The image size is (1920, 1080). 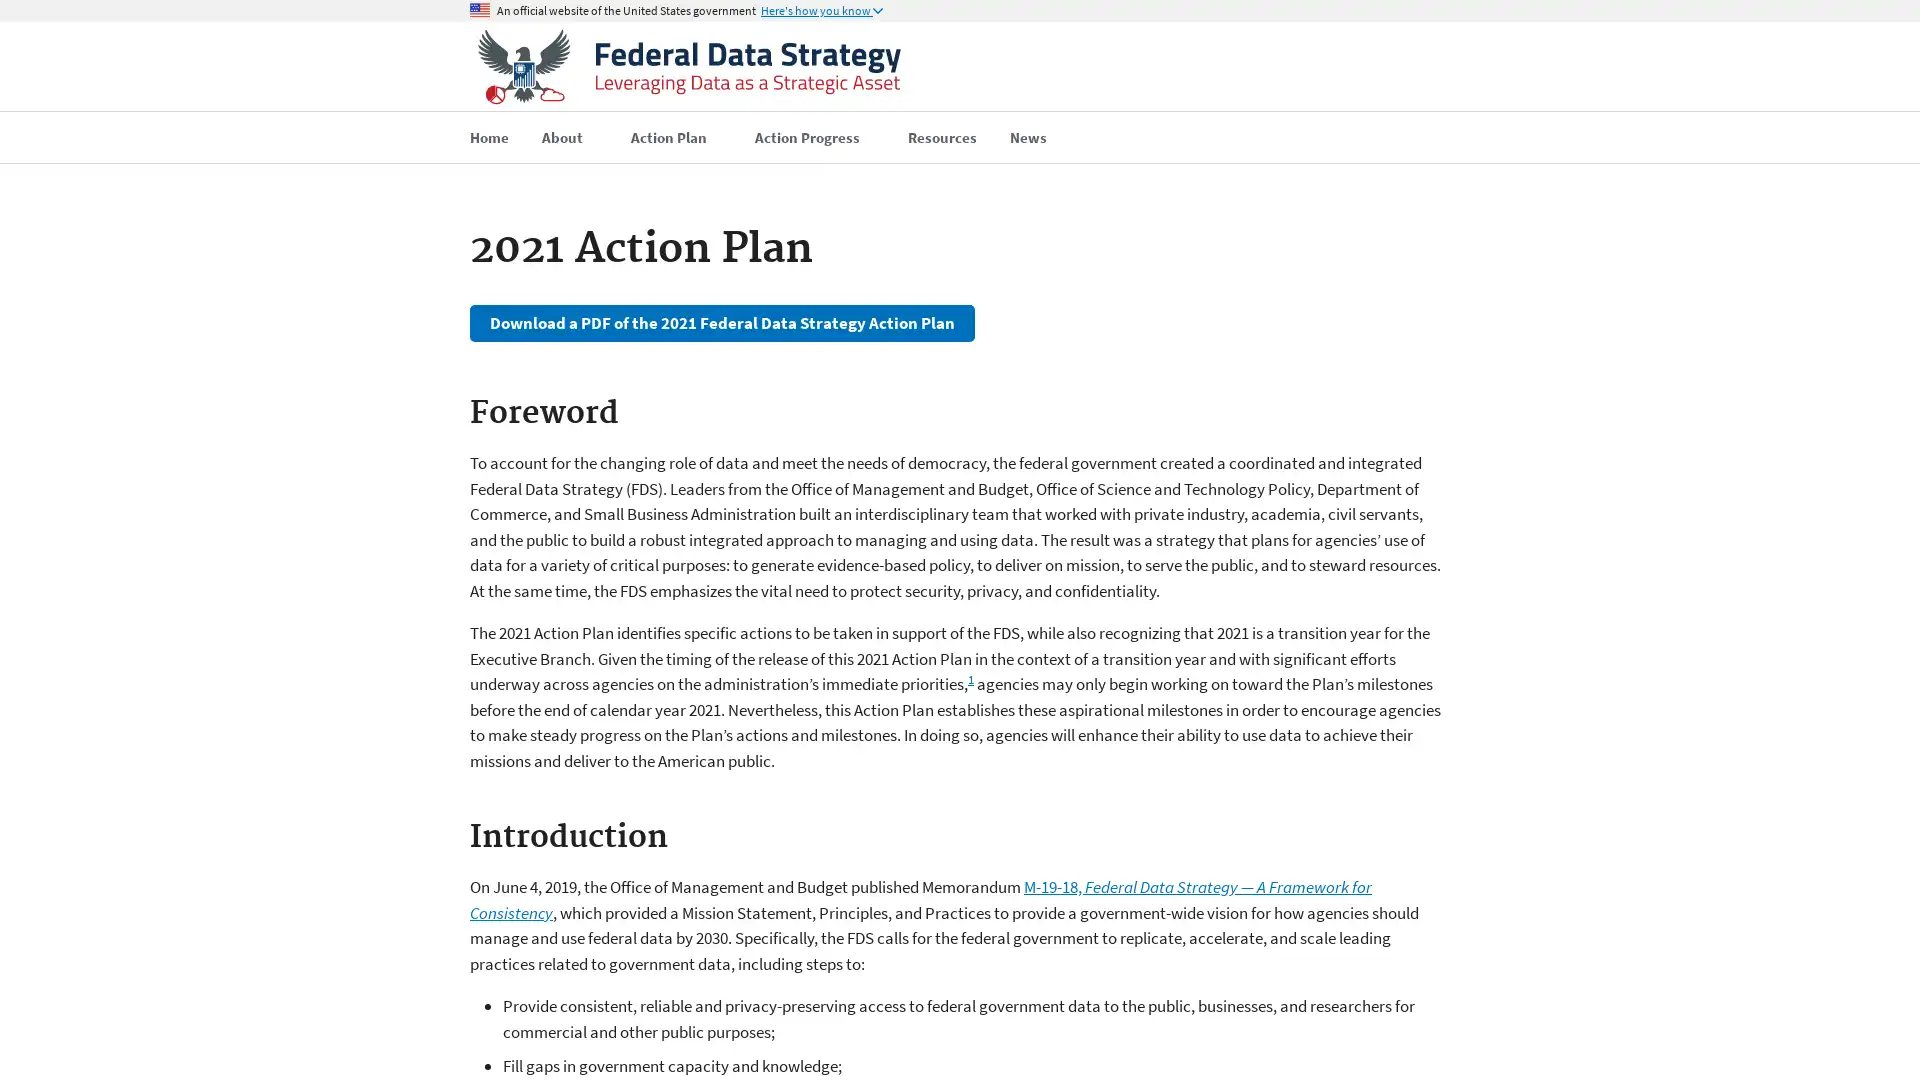 I want to click on Here's how you know, so click(x=821, y=11).